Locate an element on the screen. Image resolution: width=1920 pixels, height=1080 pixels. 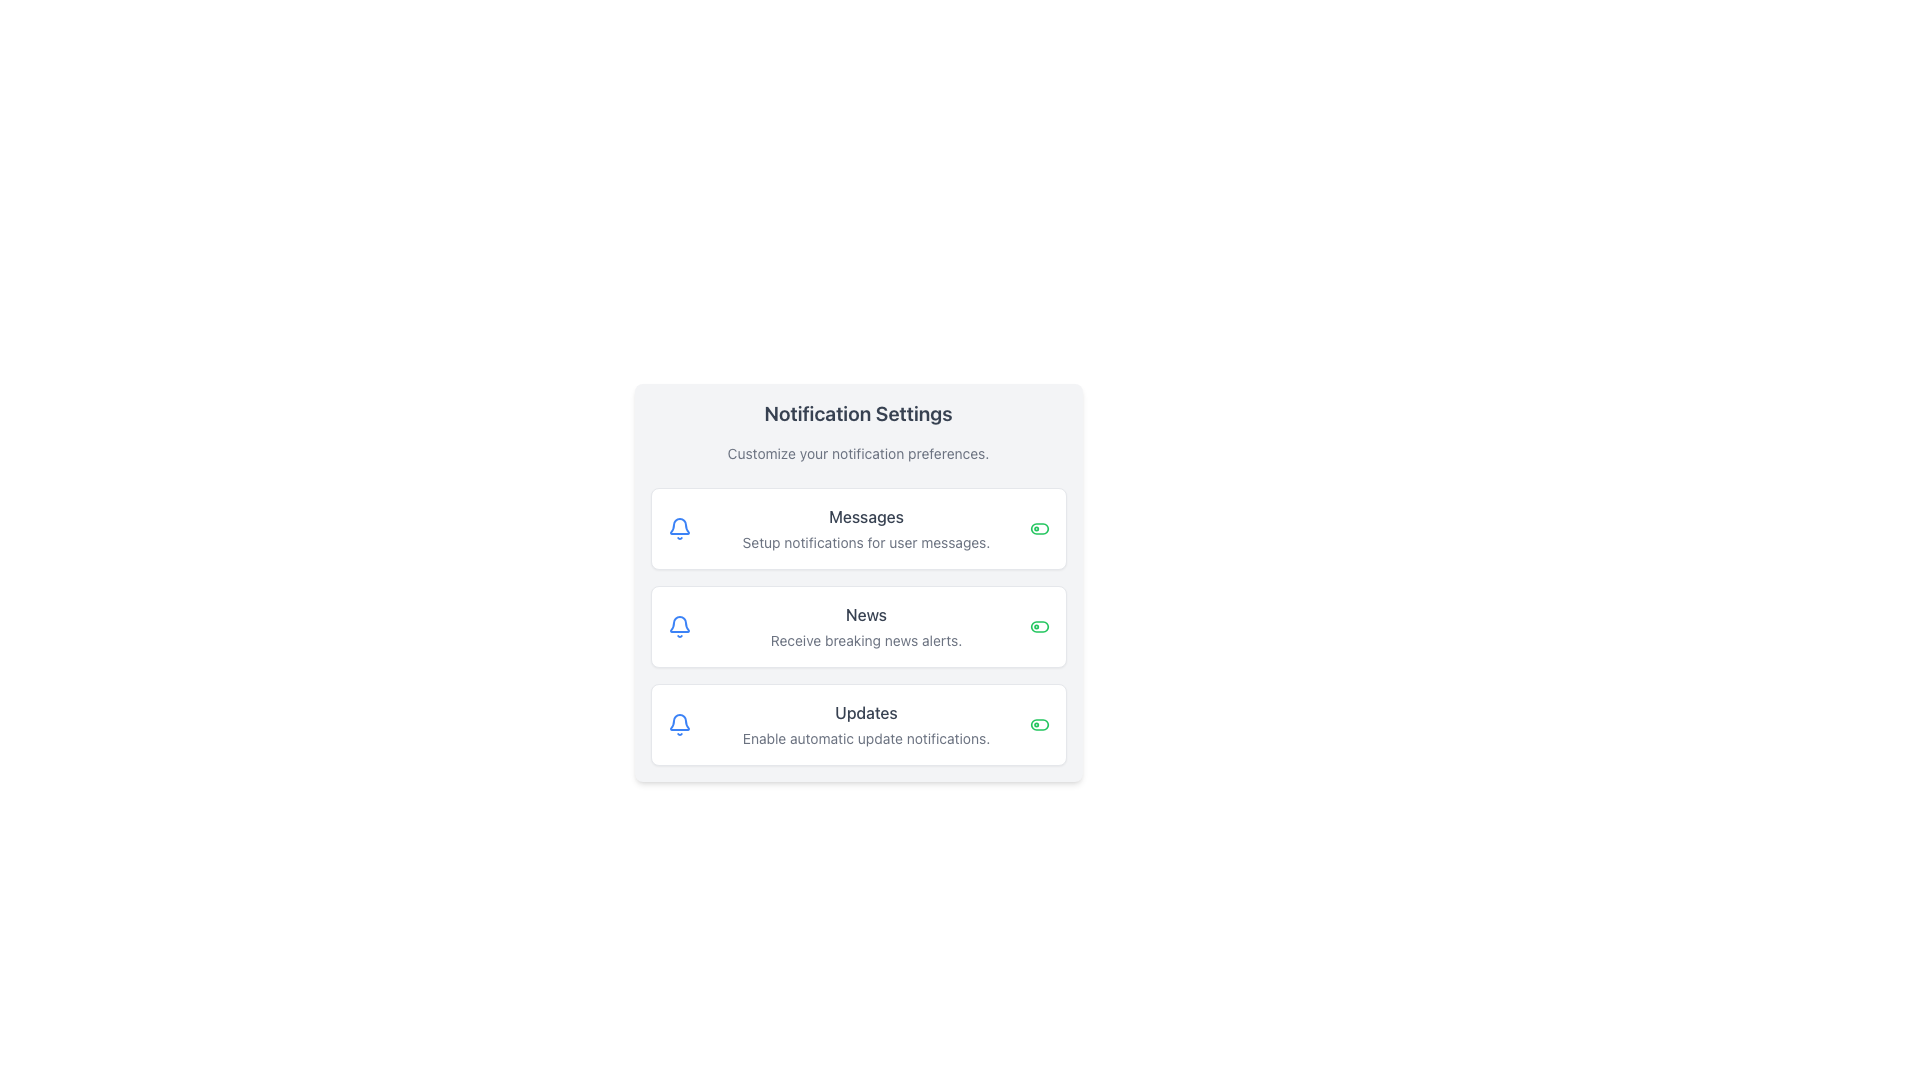
the toggle switch on the notification toggle card for breaking news alerts, which is the second card in the vertical list of notification options is located at coordinates (858, 626).